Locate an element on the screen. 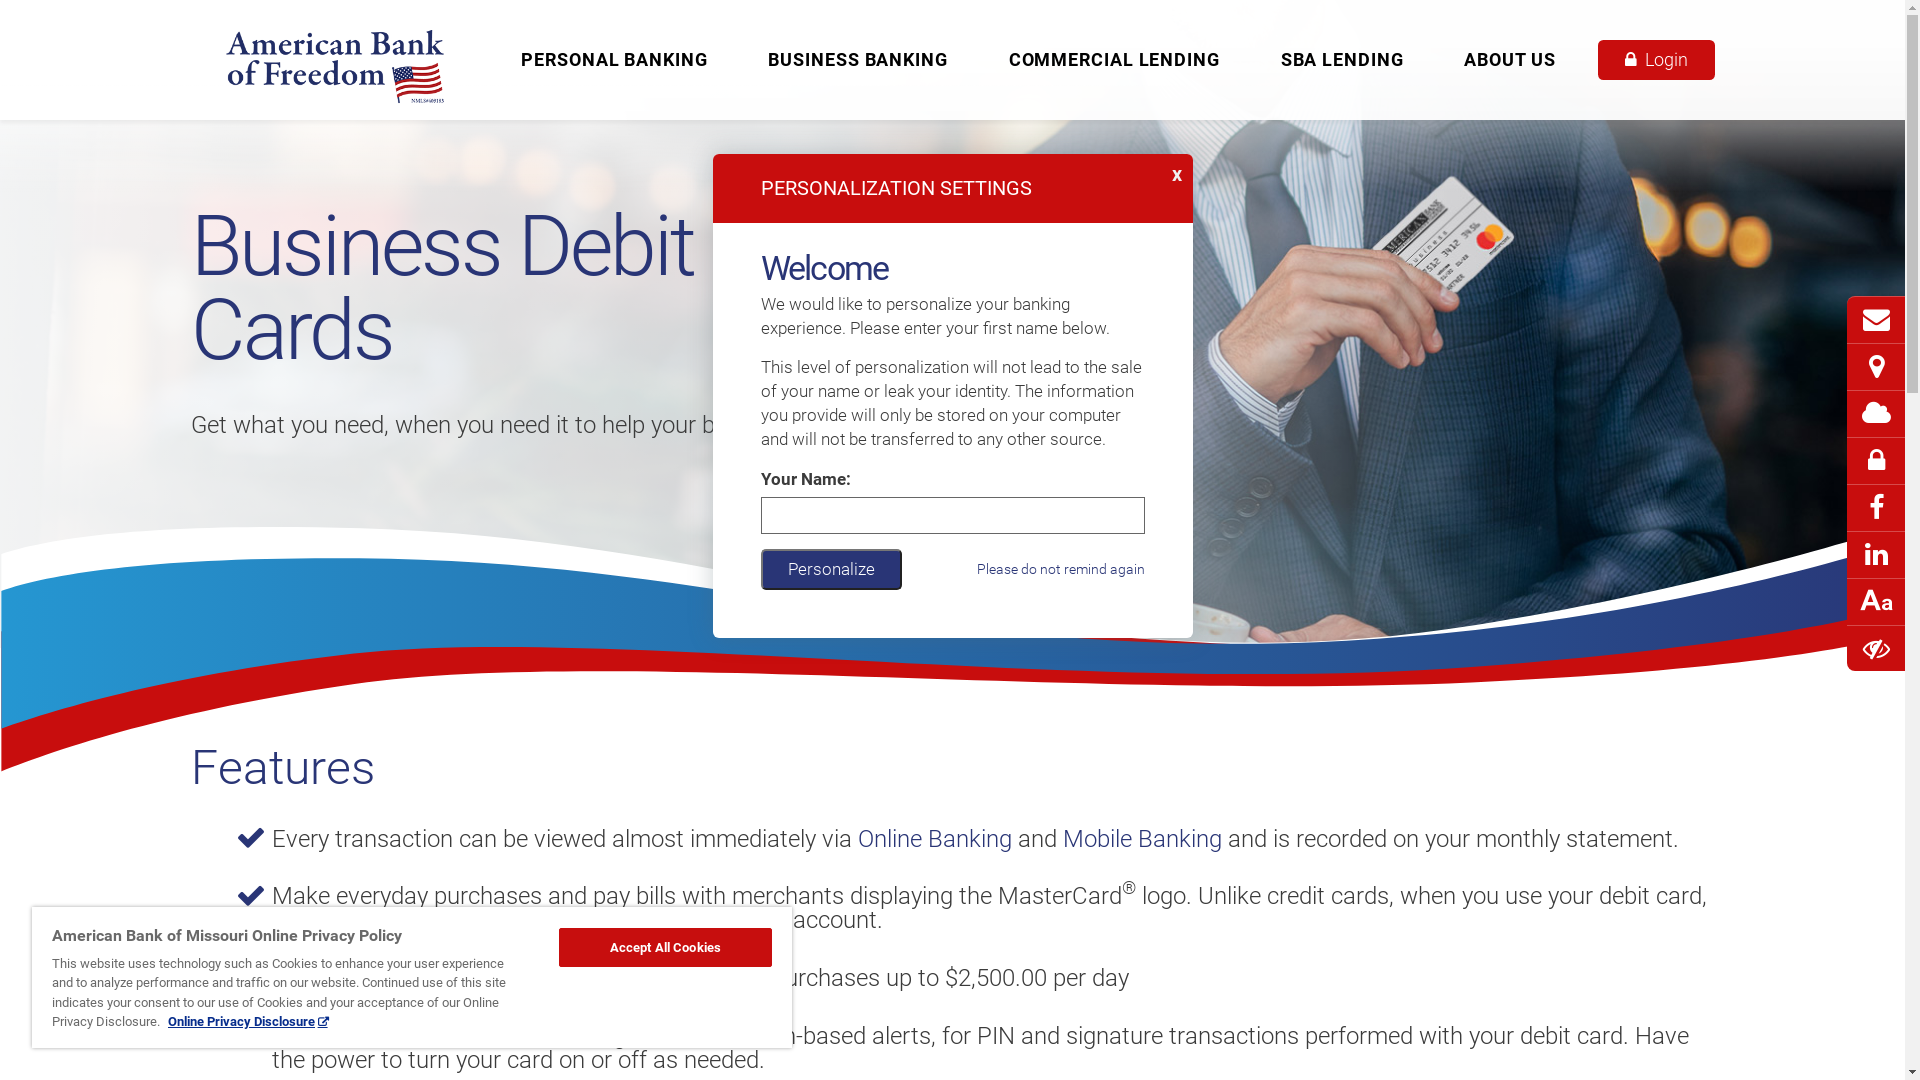 Image resolution: width=1920 pixels, height=1080 pixels. 'Contacts Us' is located at coordinates (1875, 319).